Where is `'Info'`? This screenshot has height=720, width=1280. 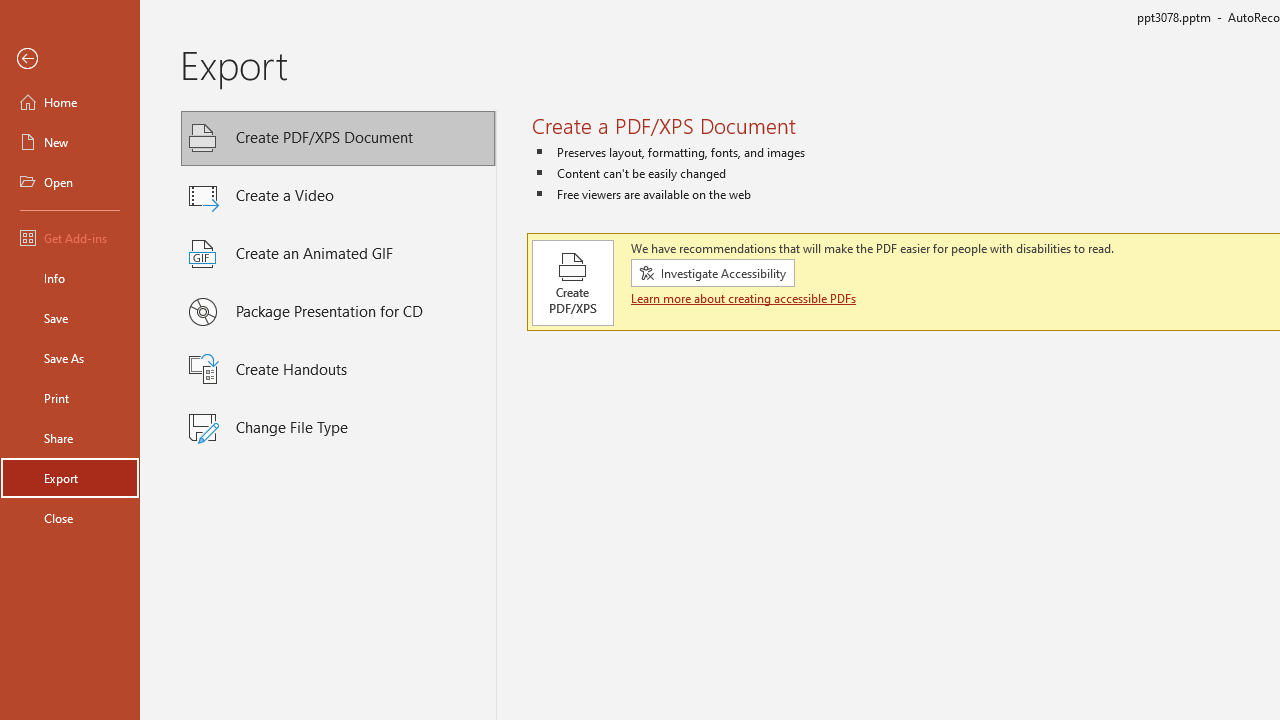 'Info' is located at coordinates (69, 277).